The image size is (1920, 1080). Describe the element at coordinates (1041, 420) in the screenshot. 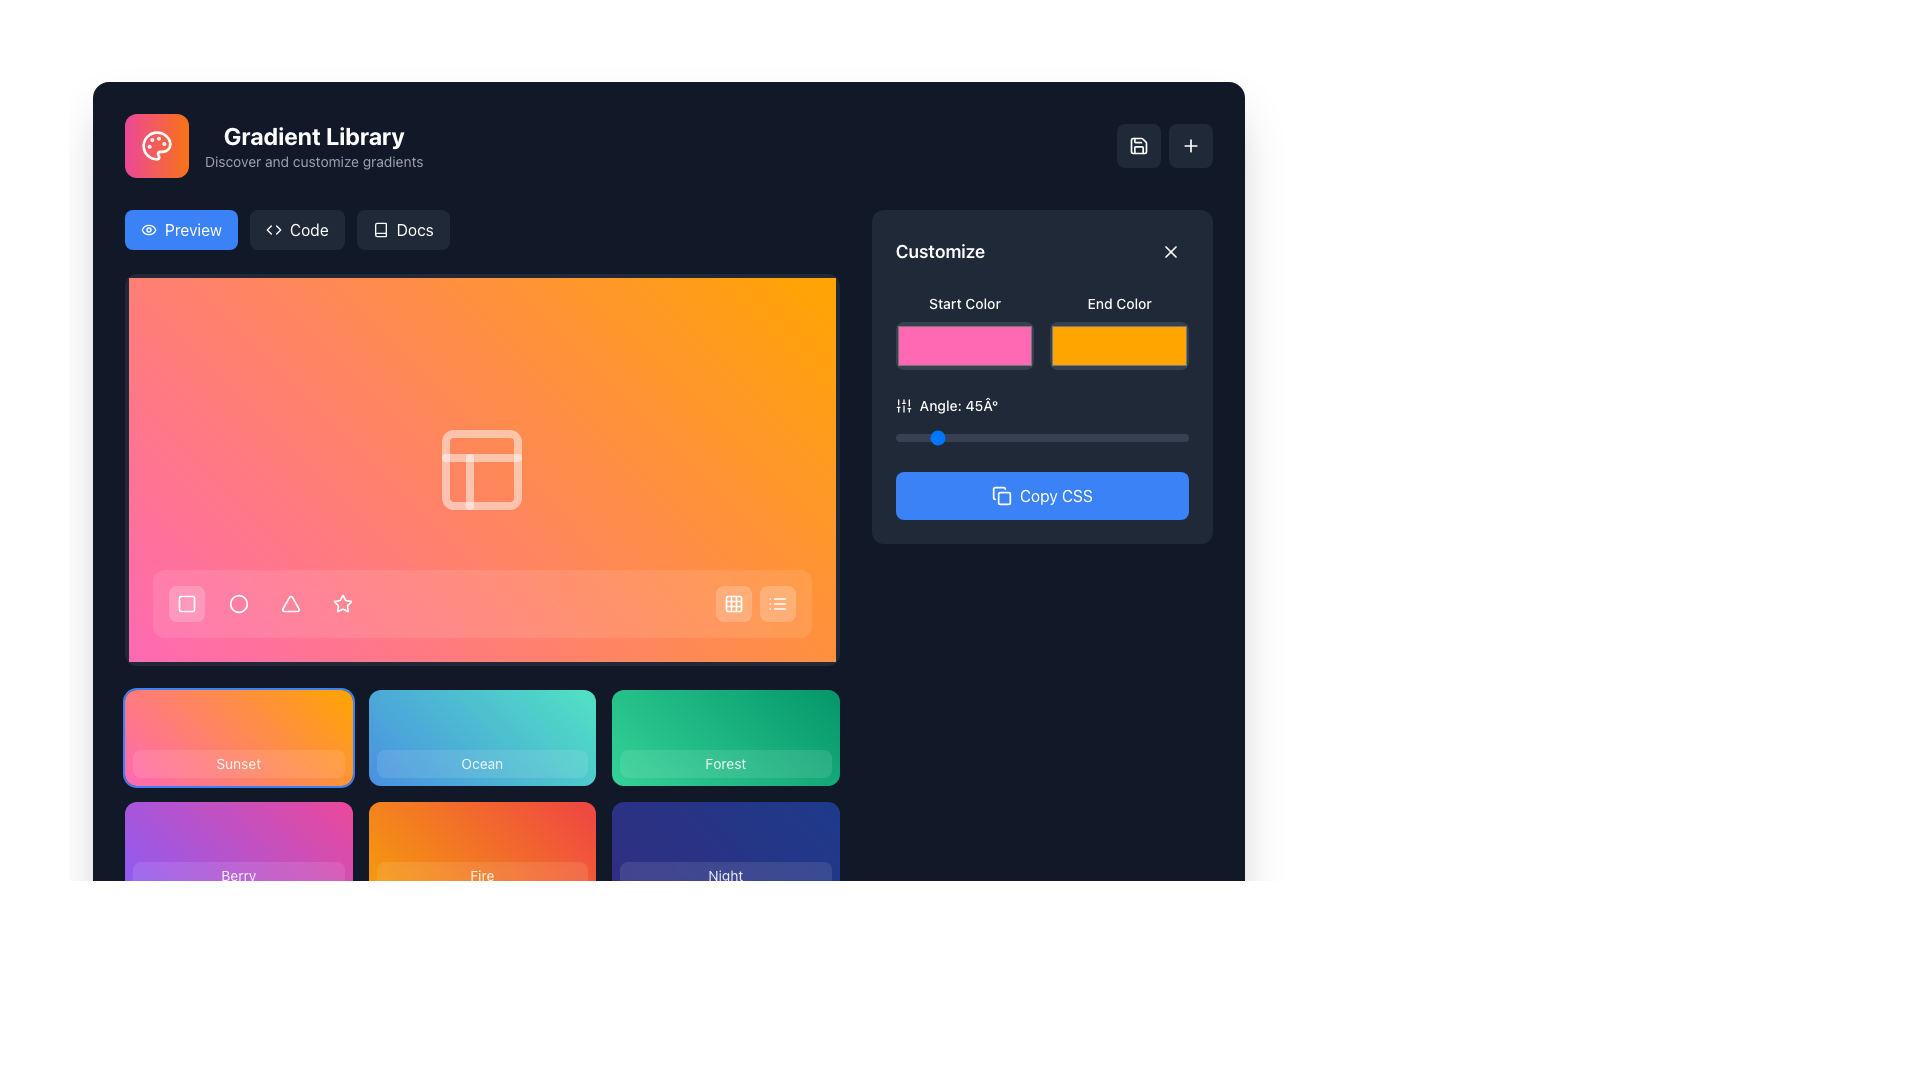

I see `the horizontal slider labeled 'Angle: 45°' located in the 'Customize' panel, below the color pickers and above the 'Copy CSS' button` at that location.